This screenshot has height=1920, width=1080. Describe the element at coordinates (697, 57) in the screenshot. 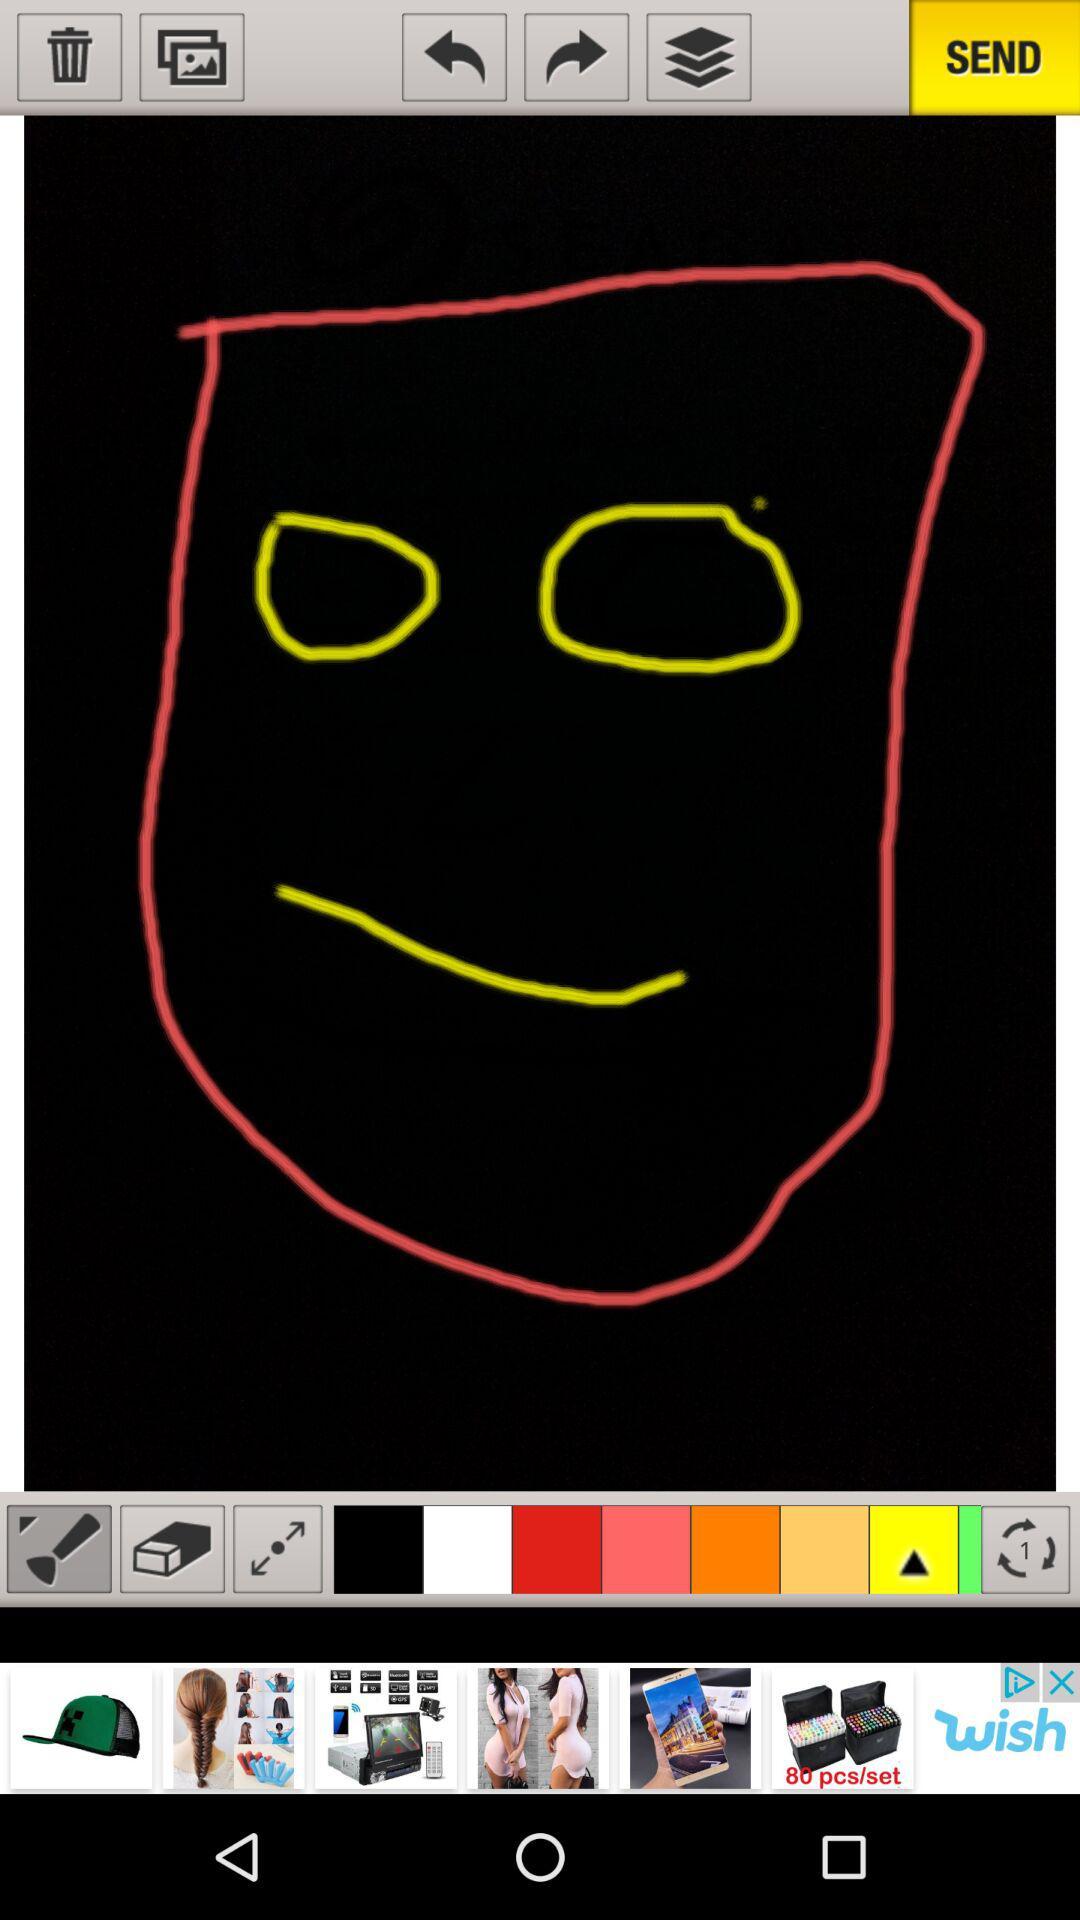

I see `the layers icon` at that location.